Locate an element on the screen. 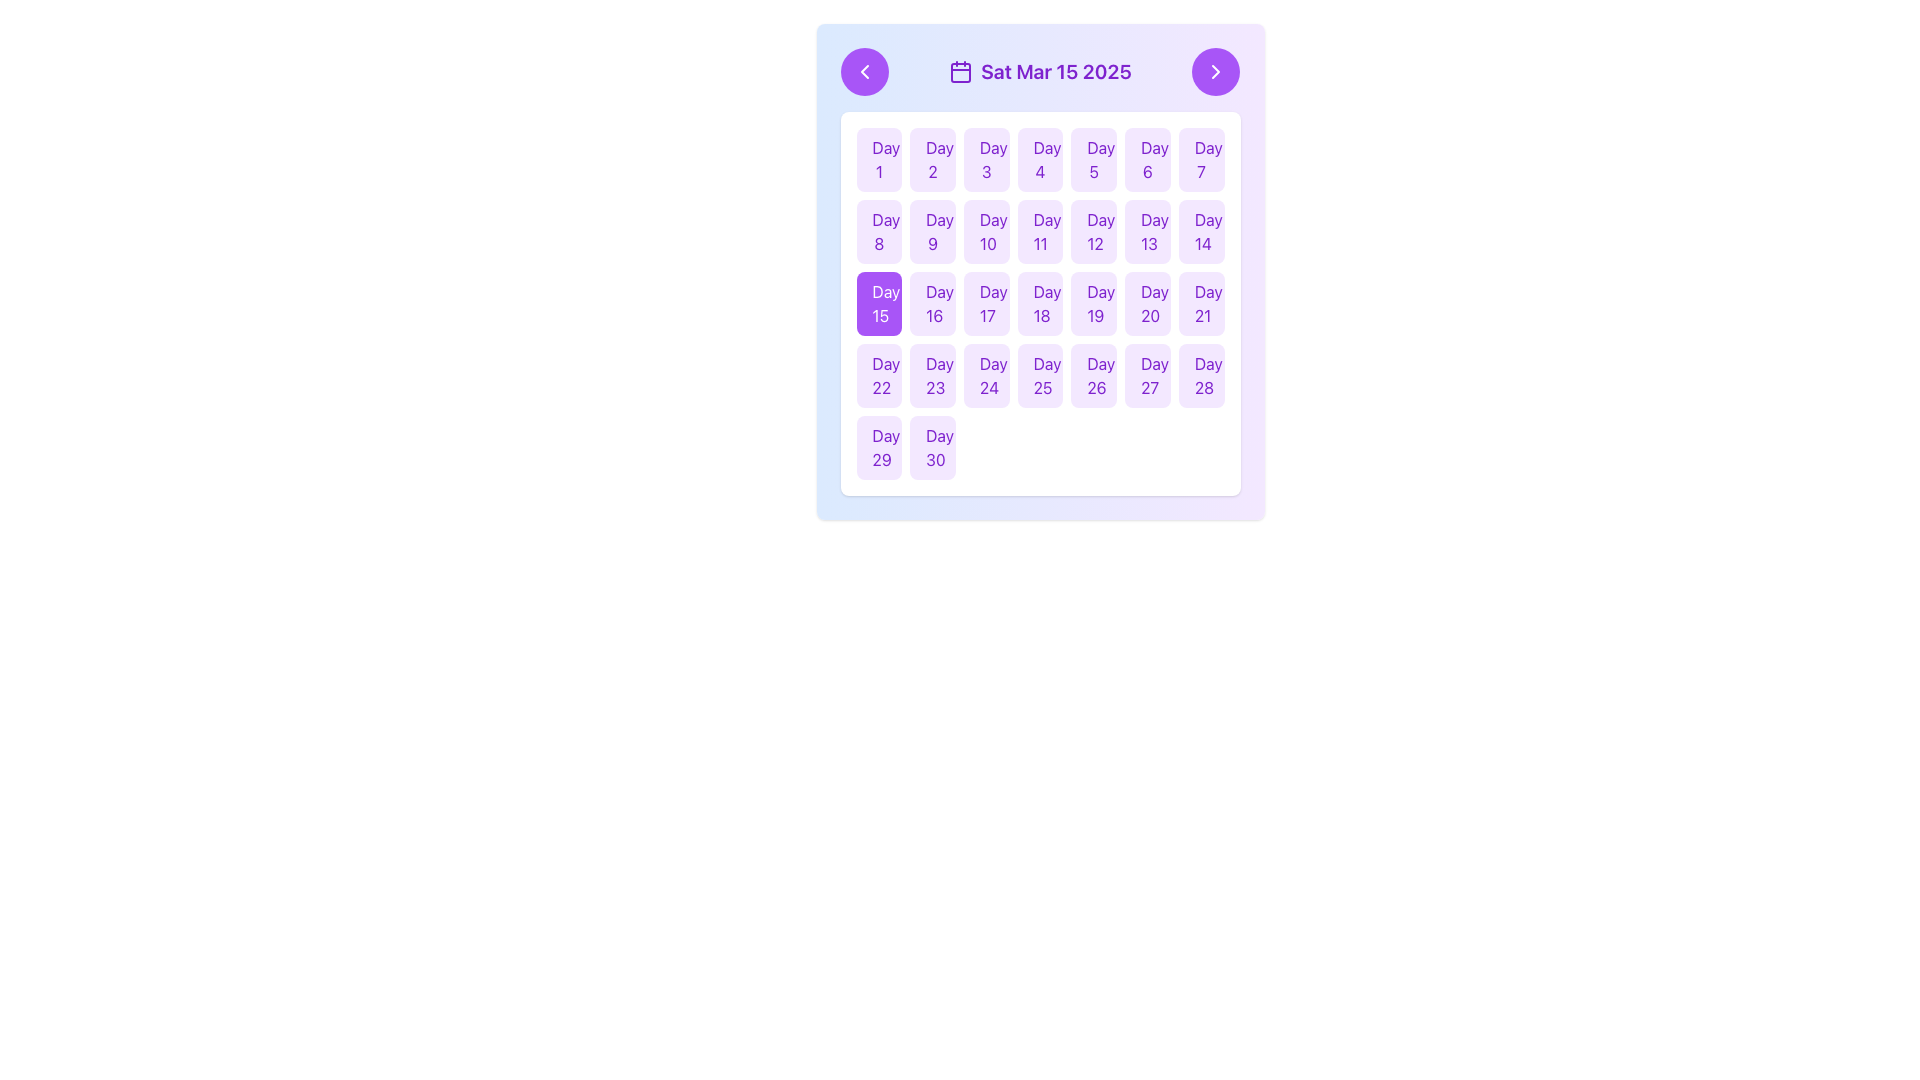 The width and height of the screenshot is (1920, 1080). the rightward-pointing chevron arrow icon button located at the top-right corner of the calendar interface is located at coordinates (1215, 71).